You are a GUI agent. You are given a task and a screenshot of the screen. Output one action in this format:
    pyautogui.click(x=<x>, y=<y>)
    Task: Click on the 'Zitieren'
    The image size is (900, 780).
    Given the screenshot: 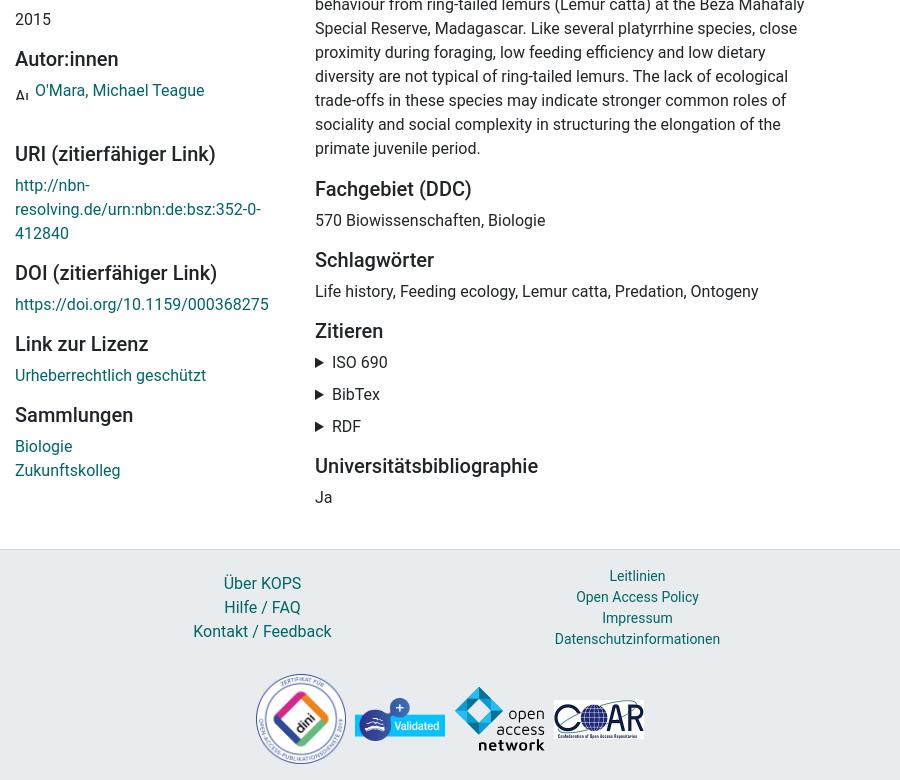 What is the action you would take?
    pyautogui.click(x=348, y=330)
    